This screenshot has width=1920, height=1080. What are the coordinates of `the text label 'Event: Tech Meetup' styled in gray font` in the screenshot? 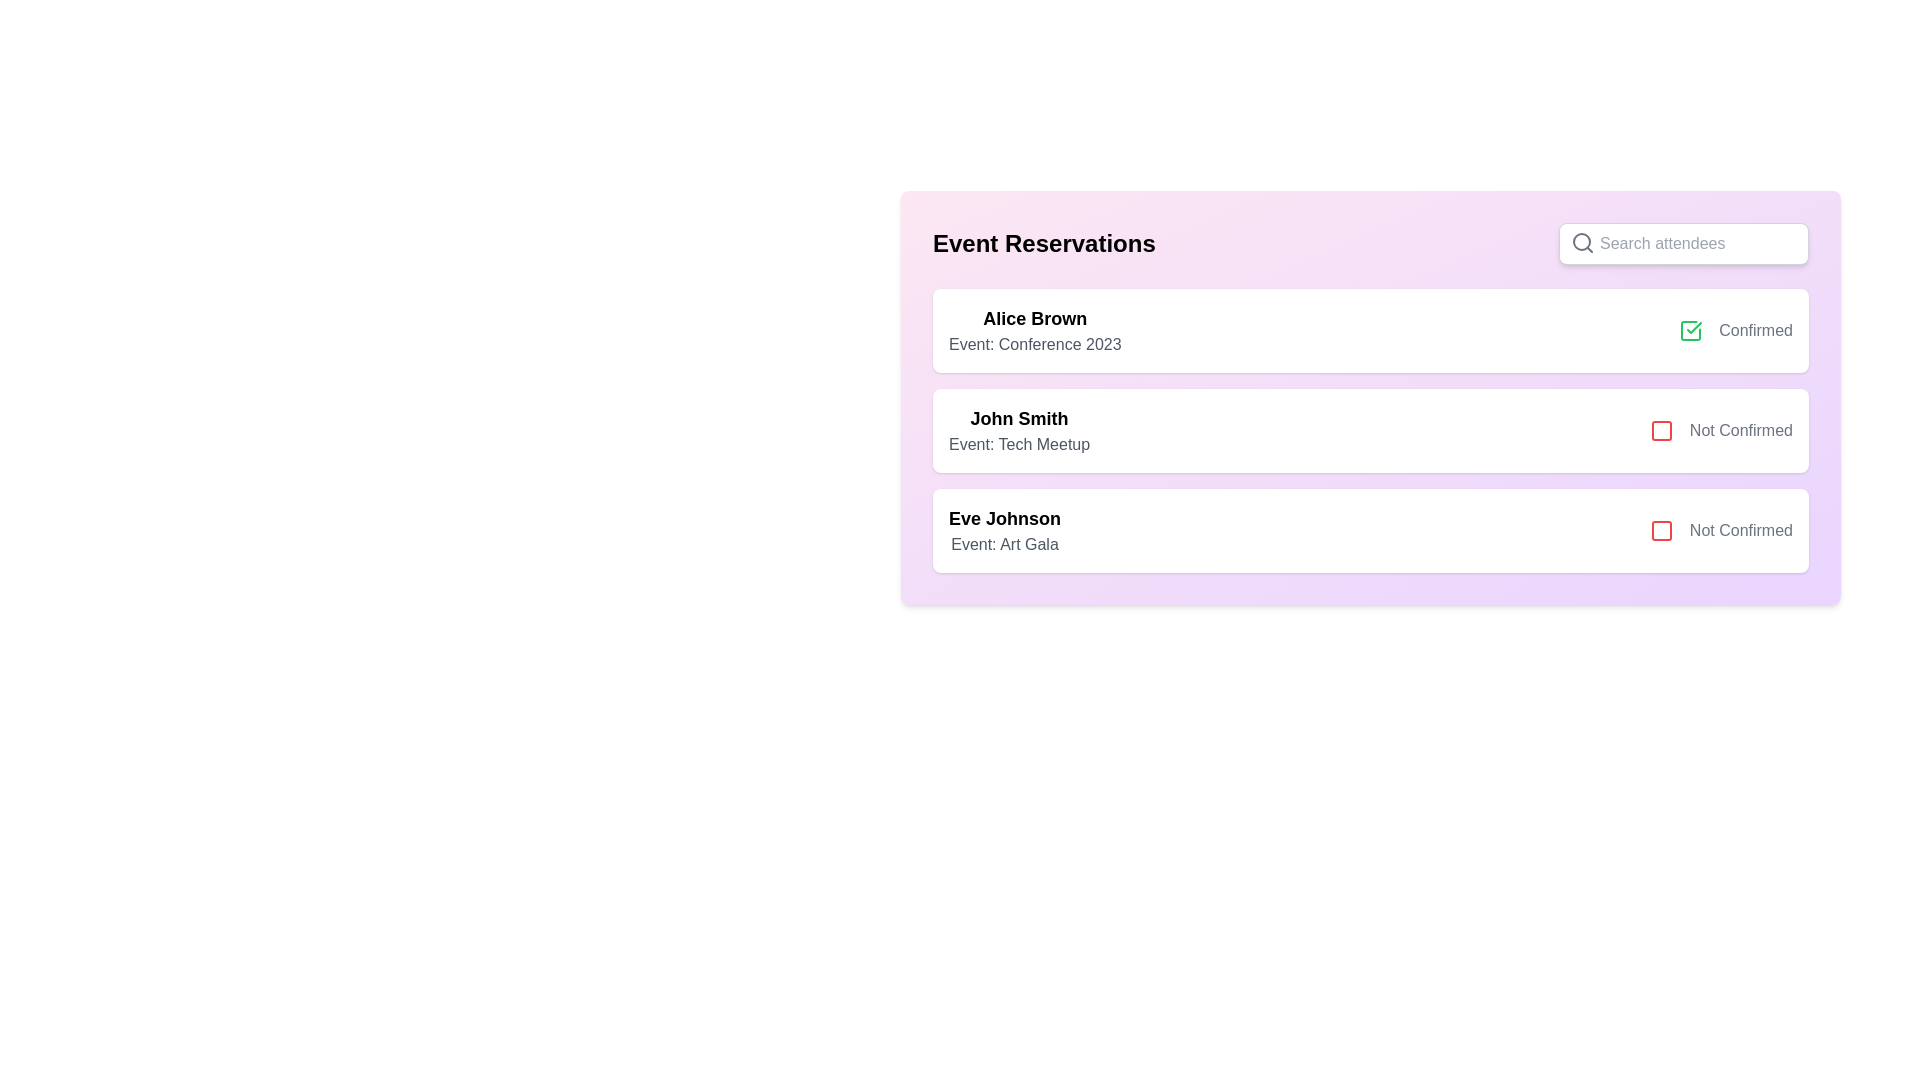 It's located at (1019, 443).